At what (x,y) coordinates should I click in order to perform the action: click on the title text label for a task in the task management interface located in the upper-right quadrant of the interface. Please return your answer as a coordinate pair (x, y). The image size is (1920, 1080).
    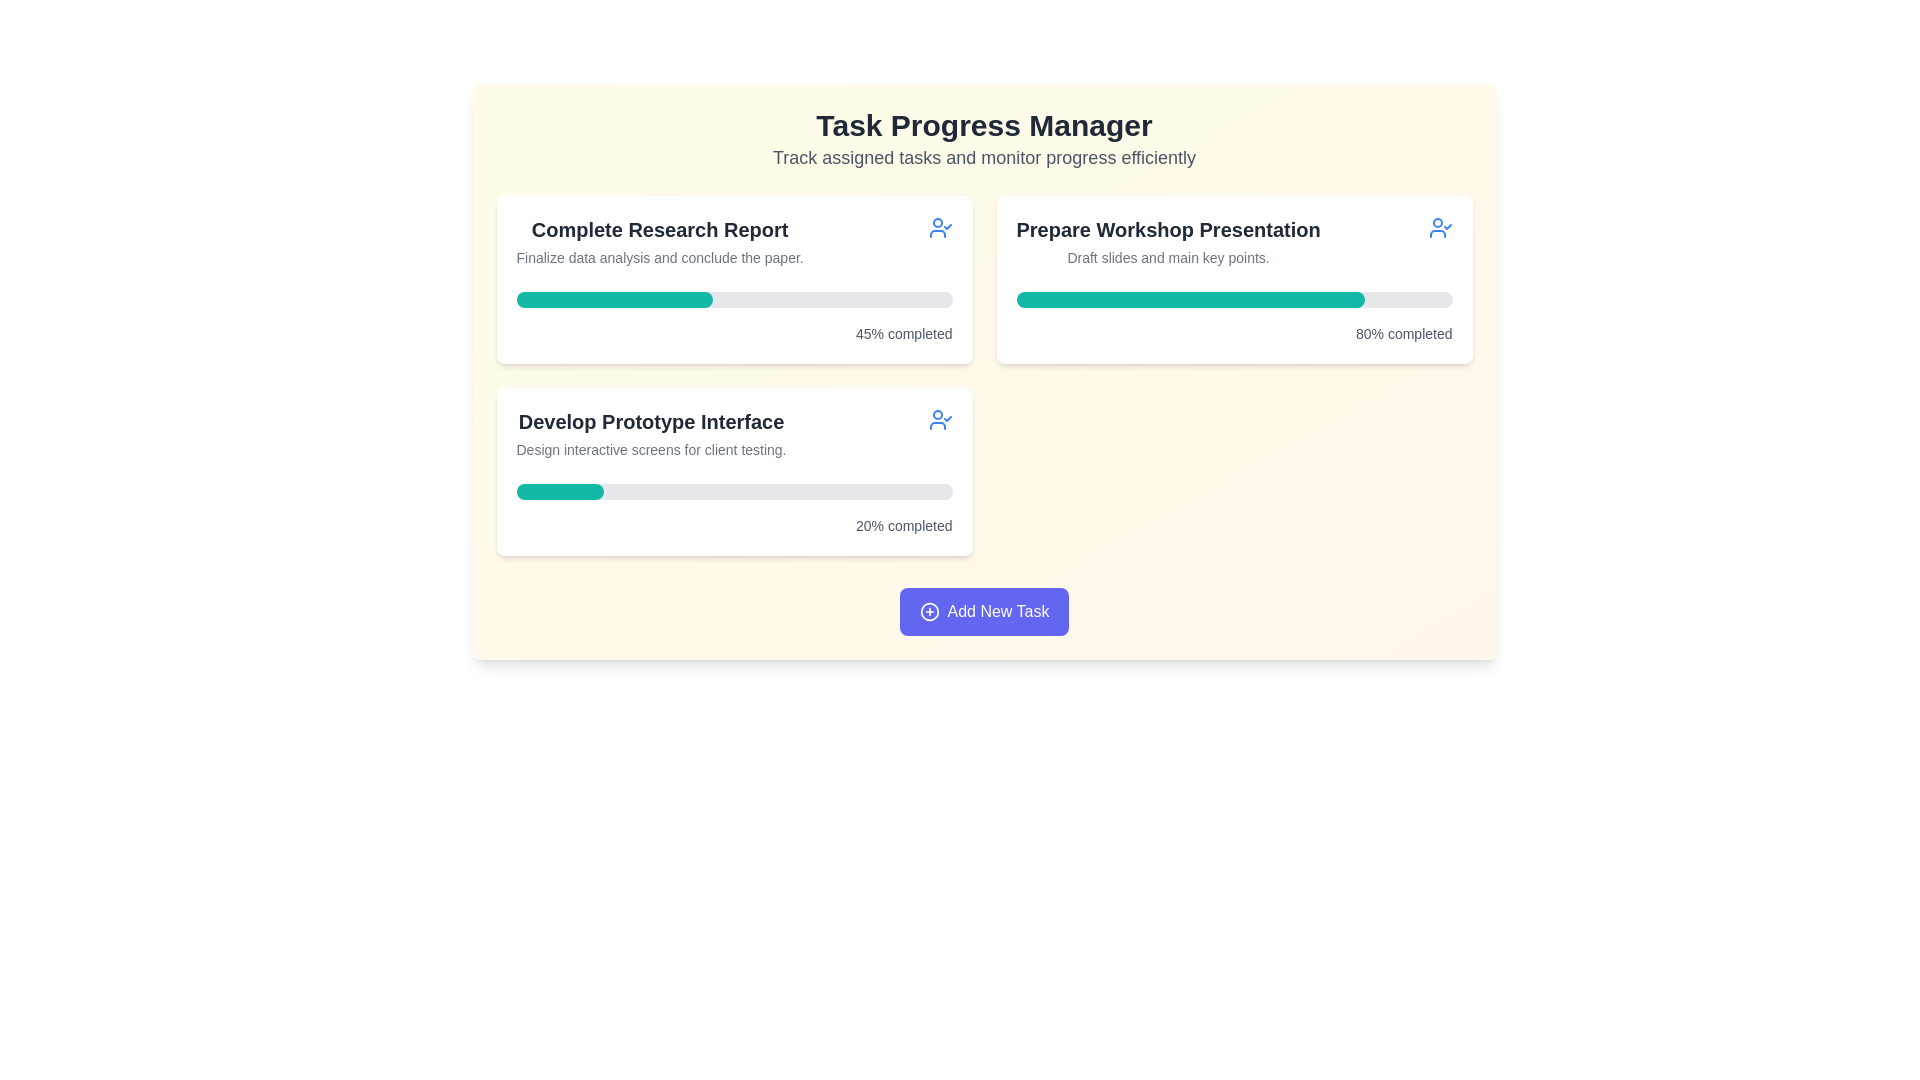
    Looking at the image, I should click on (1168, 229).